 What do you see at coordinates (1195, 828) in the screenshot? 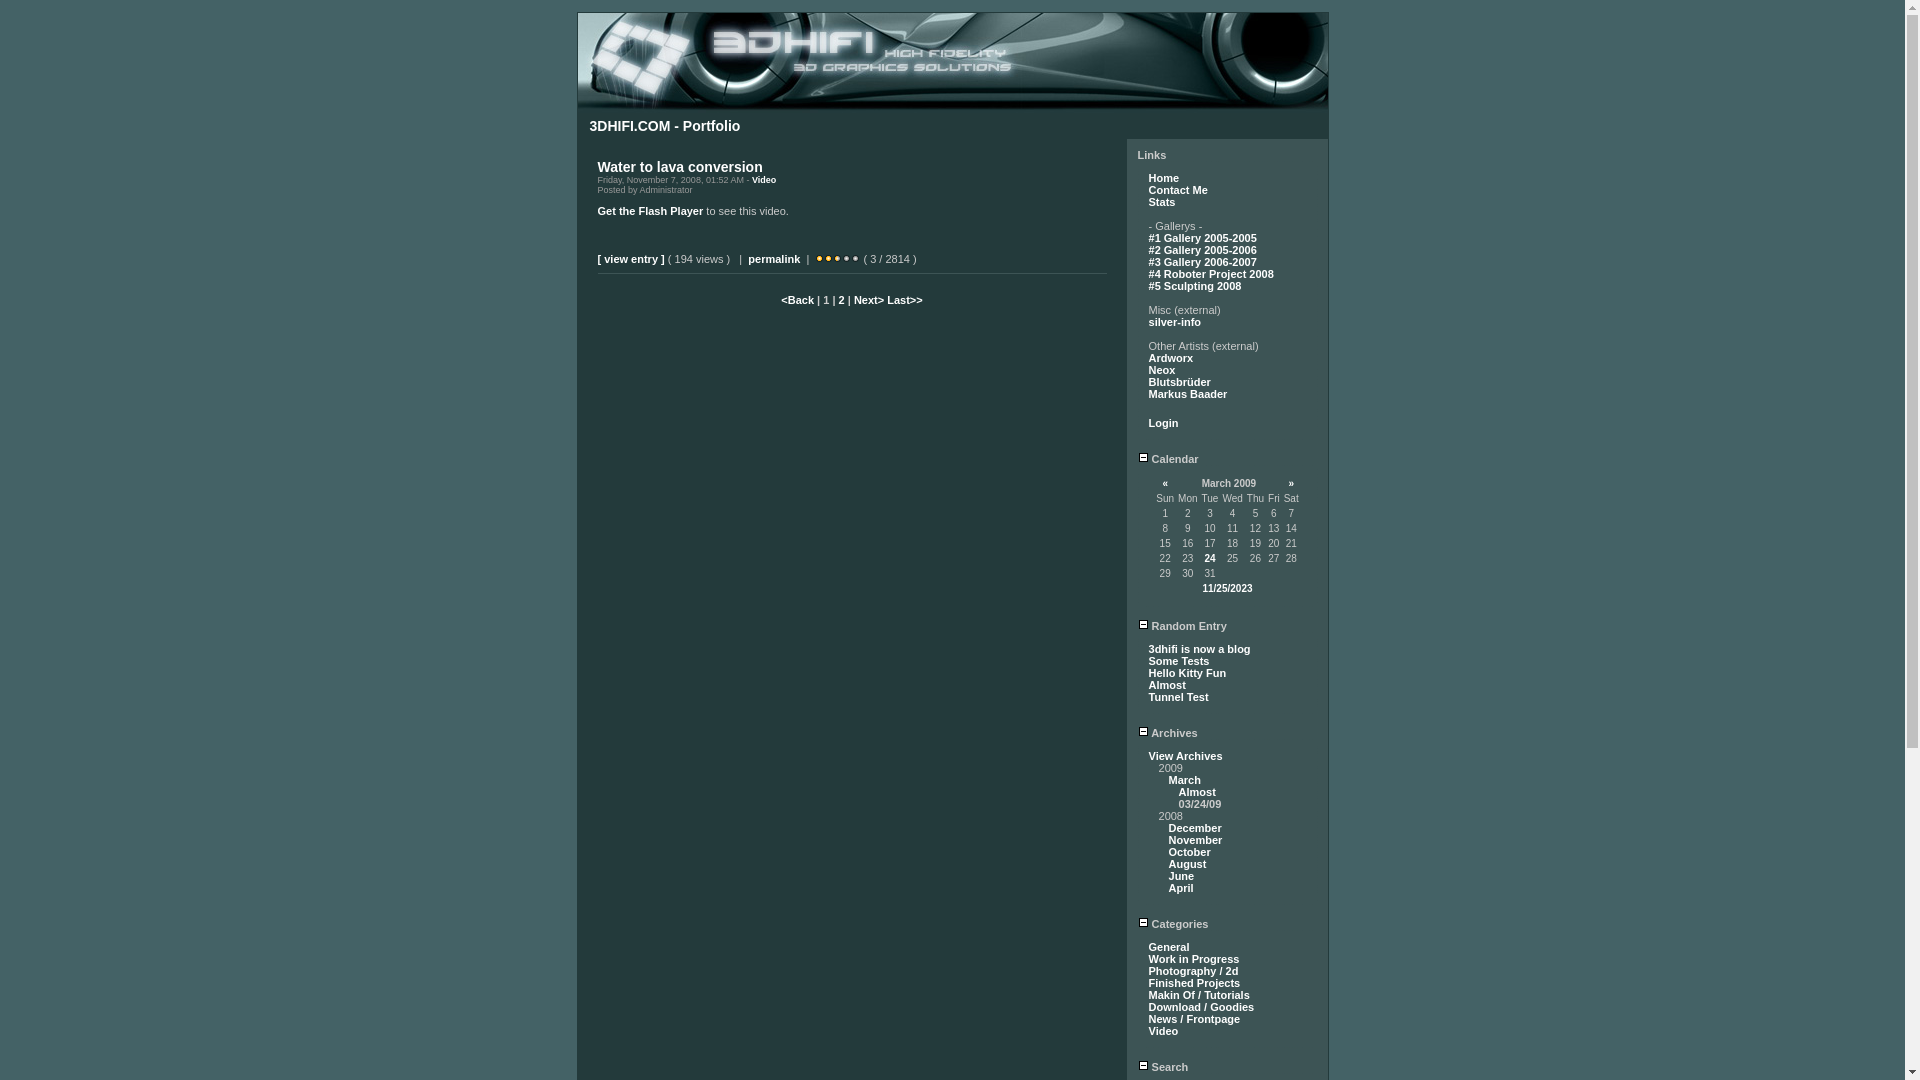
I see `'December'` at bounding box center [1195, 828].